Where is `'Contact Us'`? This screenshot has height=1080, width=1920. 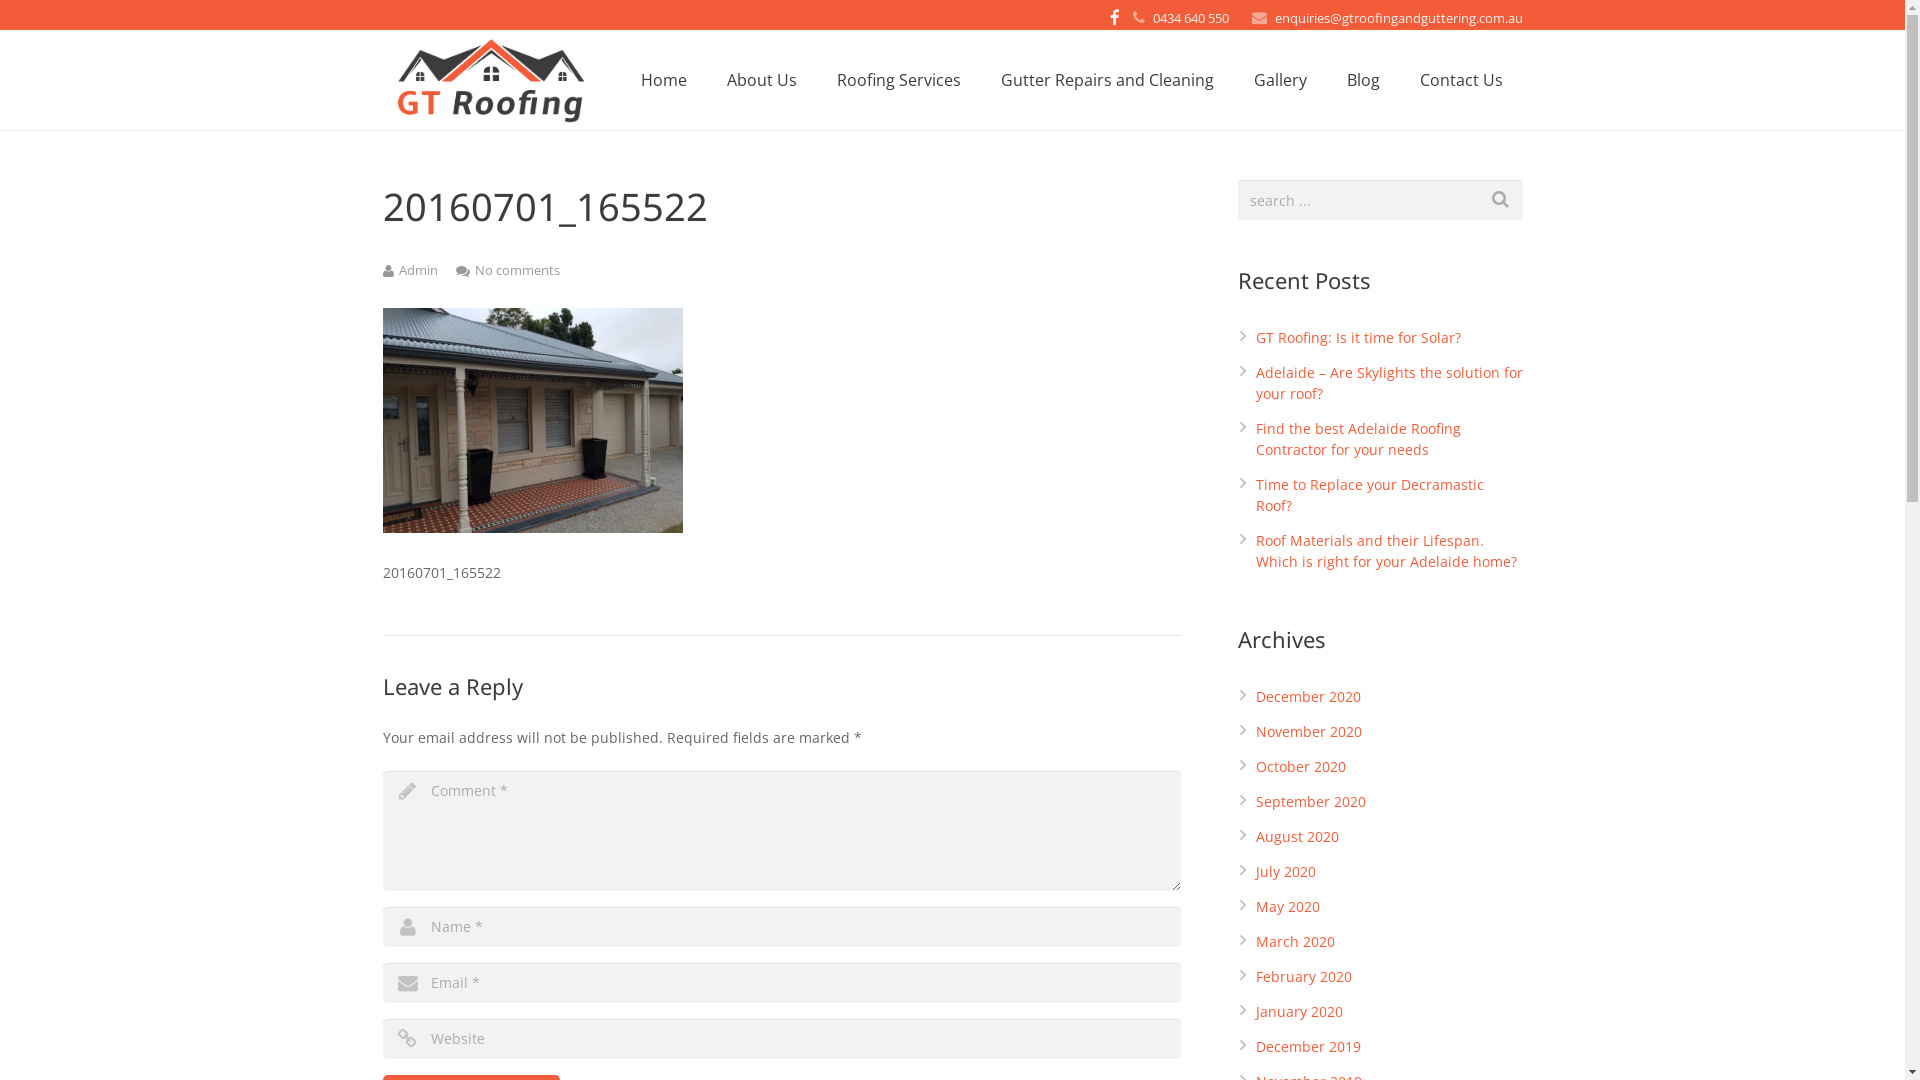
'Contact Us' is located at coordinates (1461, 79).